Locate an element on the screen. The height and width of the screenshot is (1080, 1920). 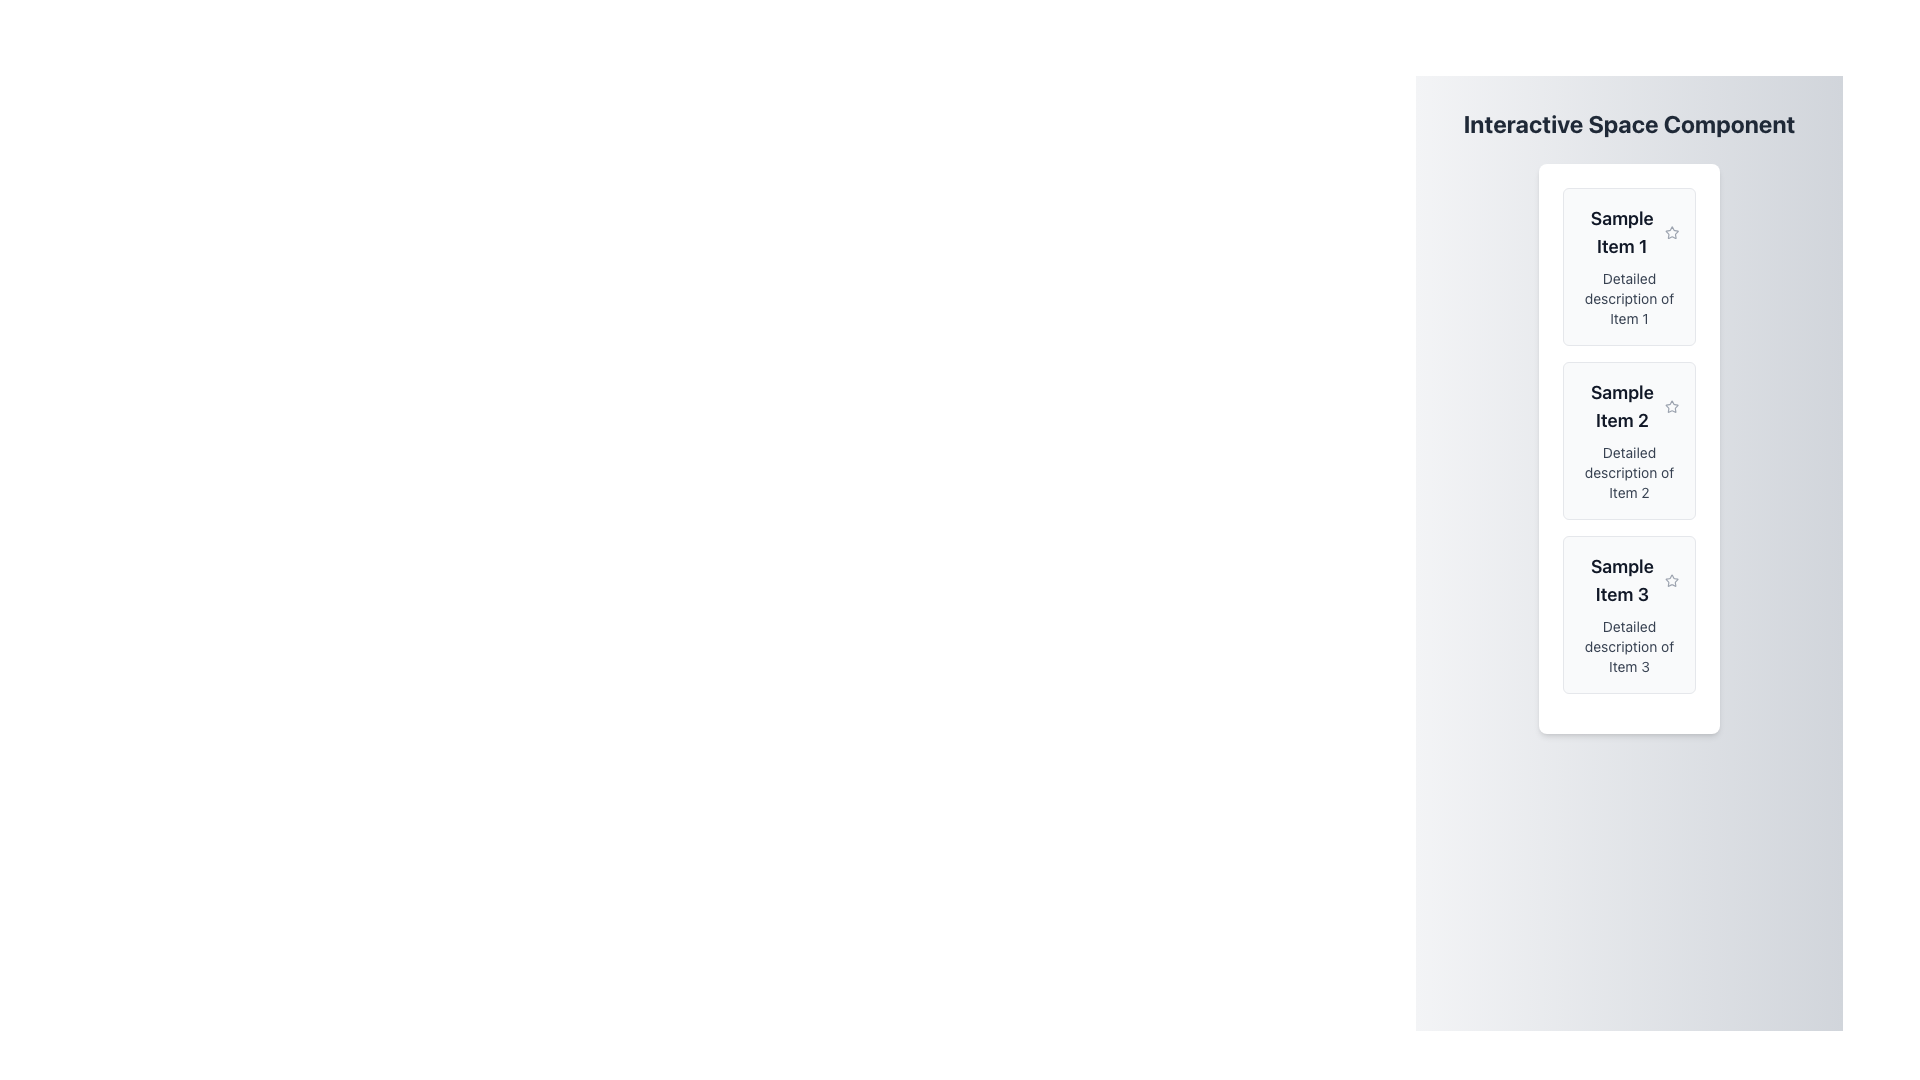
the text label that reads 'Detailed description of Item 3', which is styled with a small, light gray font and positioned below the 'Sample Item 3' title within the individual item card is located at coordinates (1629, 647).